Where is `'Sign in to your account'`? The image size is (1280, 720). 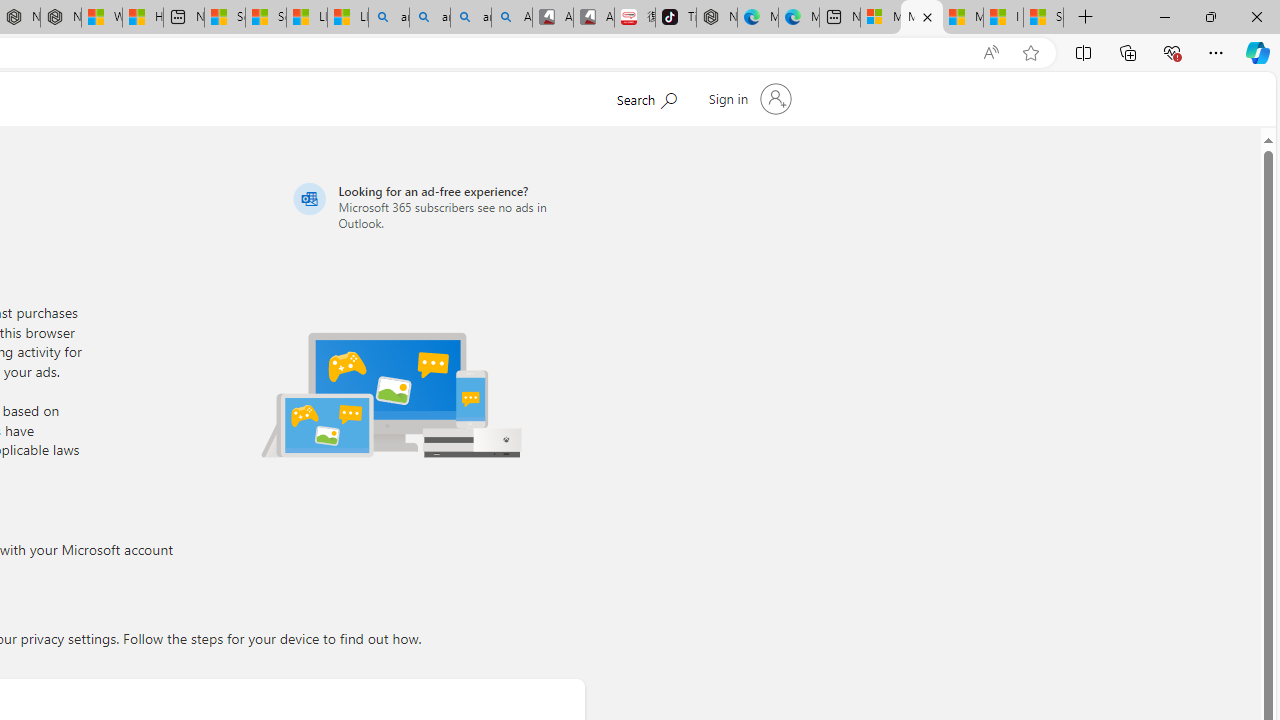
'Sign in to your account' is located at coordinates (747, 99).